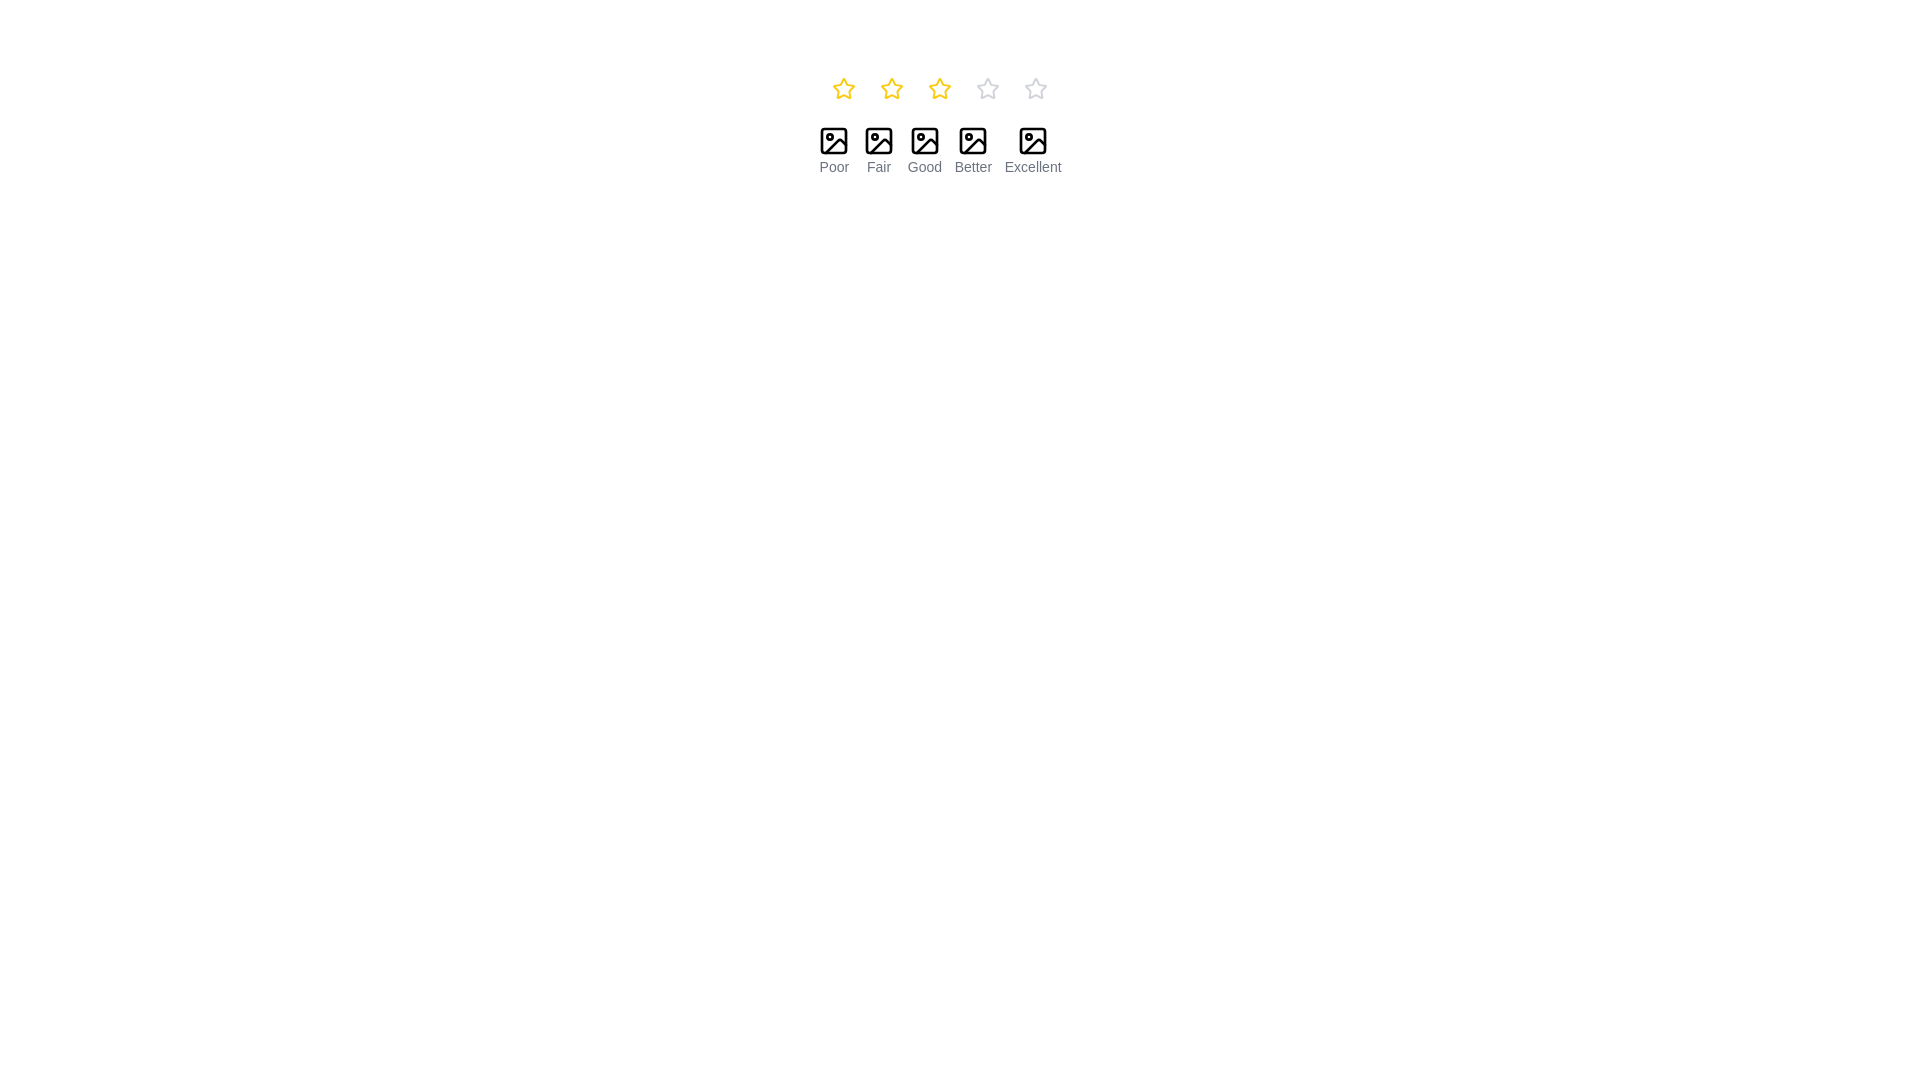  Describe the element at coordinates (834, 165) in the screenshot. I see `the text label that describes the image above it, which is directly below the 'Poor' icon in the rating scale` at that location.